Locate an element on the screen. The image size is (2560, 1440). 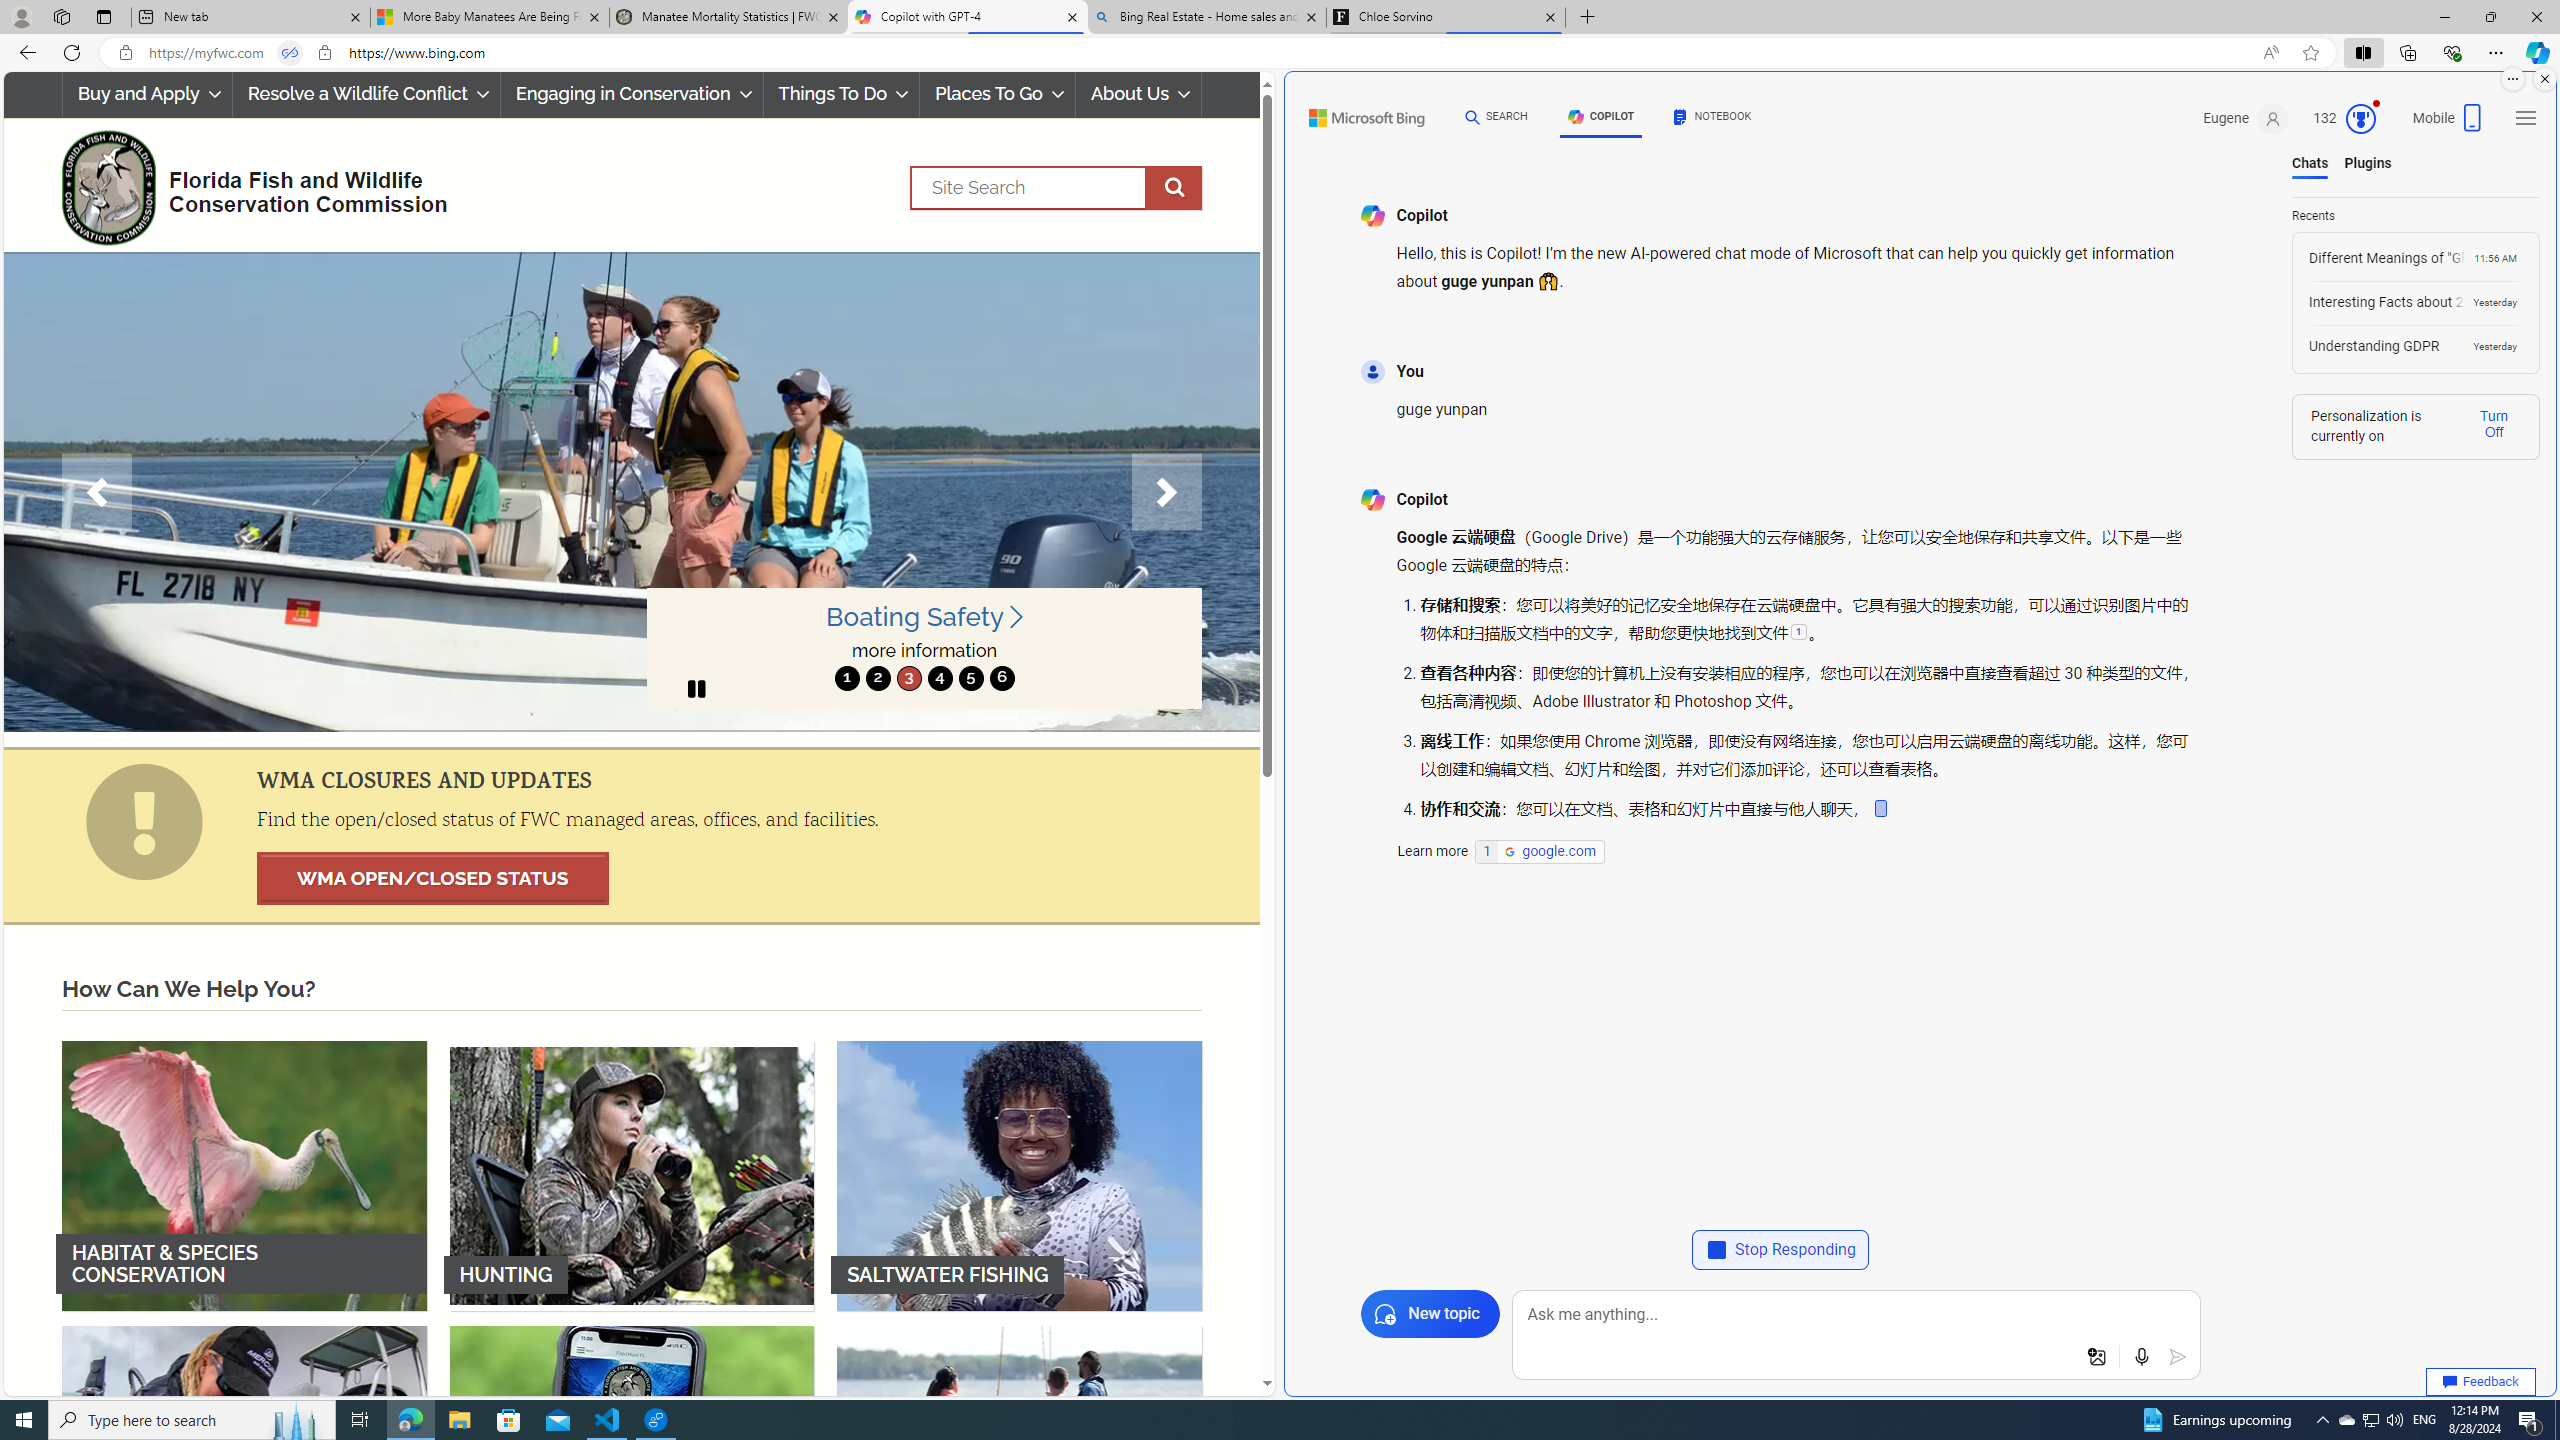
'move to slide 5' is located at coordinates (970, 677).